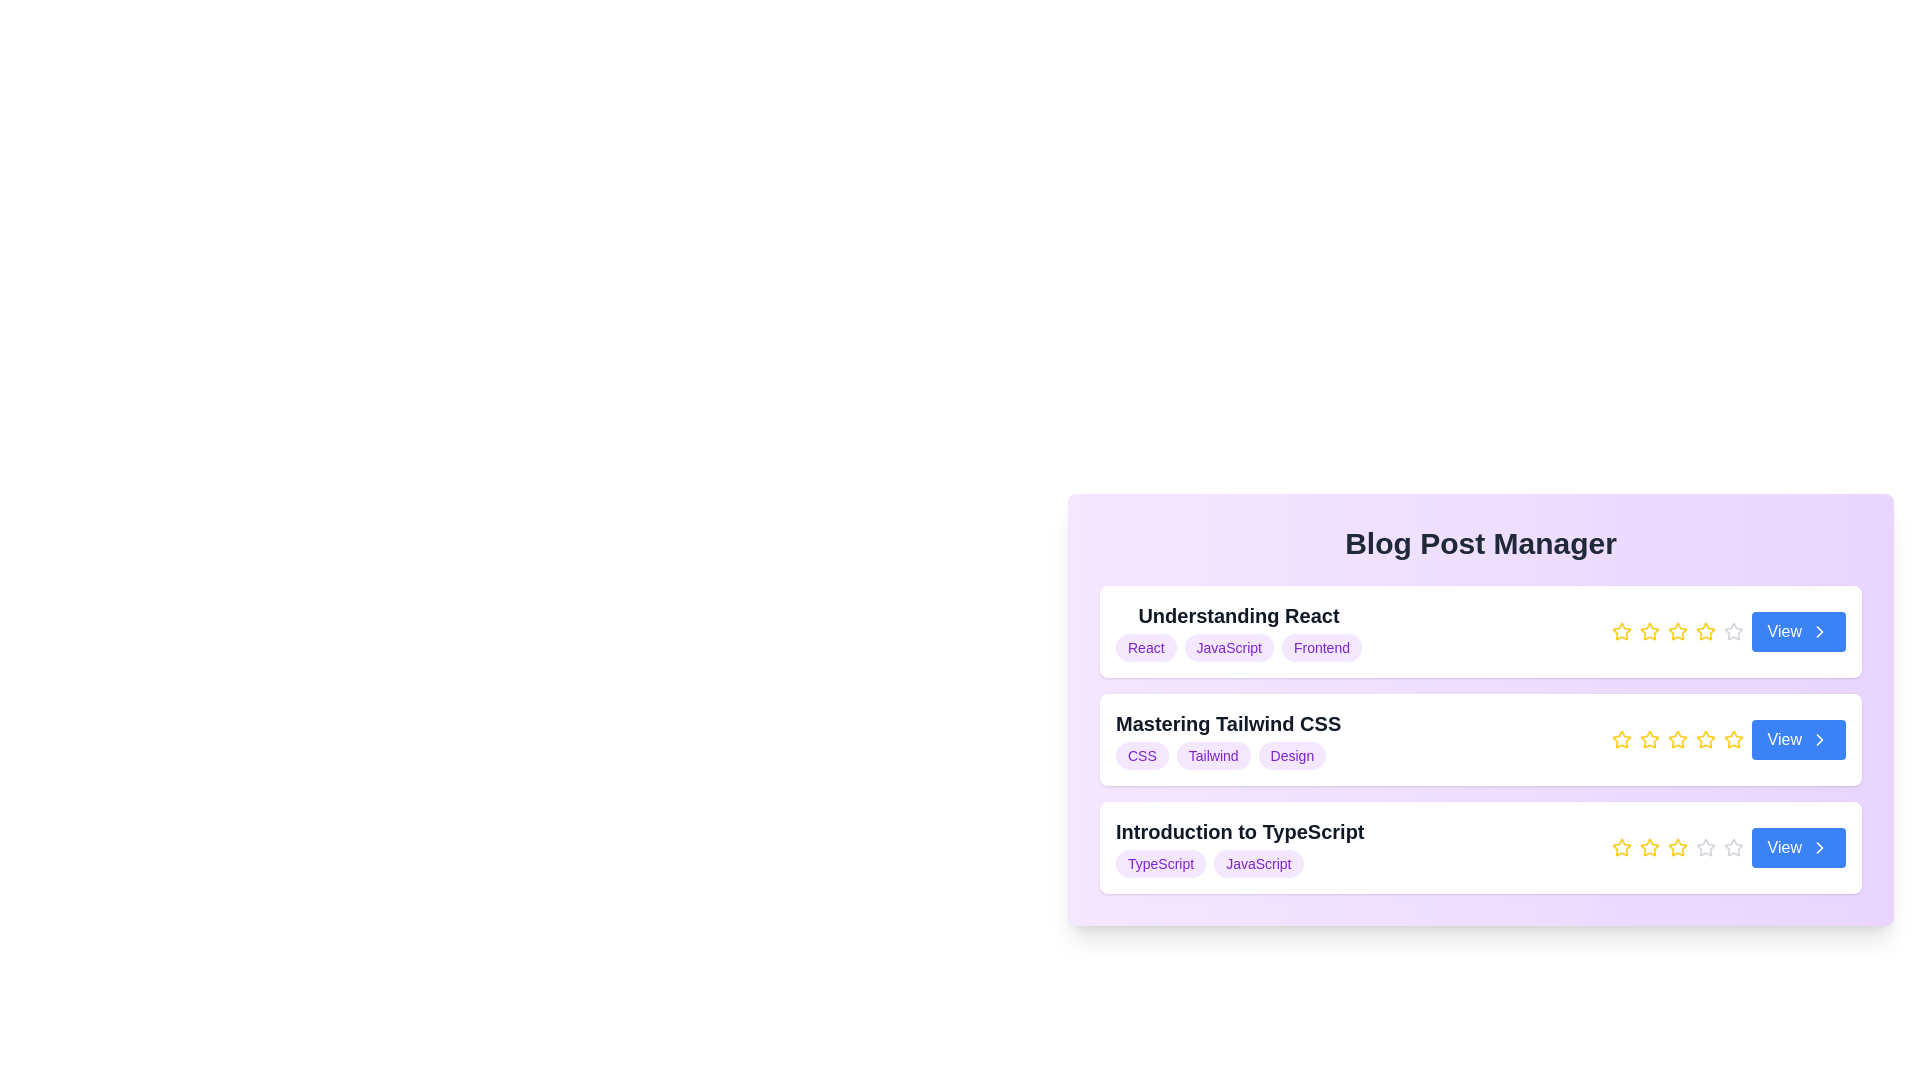 This screenshot has height=1080, width=1920. What do you see at coordinates (1704, 740) in the screenshot?
I see `the fifth golden star-shaped rating icon in the rating section of the 'Mastering Tailwind CSS' blog entry` at bounding box center [1704, 740].